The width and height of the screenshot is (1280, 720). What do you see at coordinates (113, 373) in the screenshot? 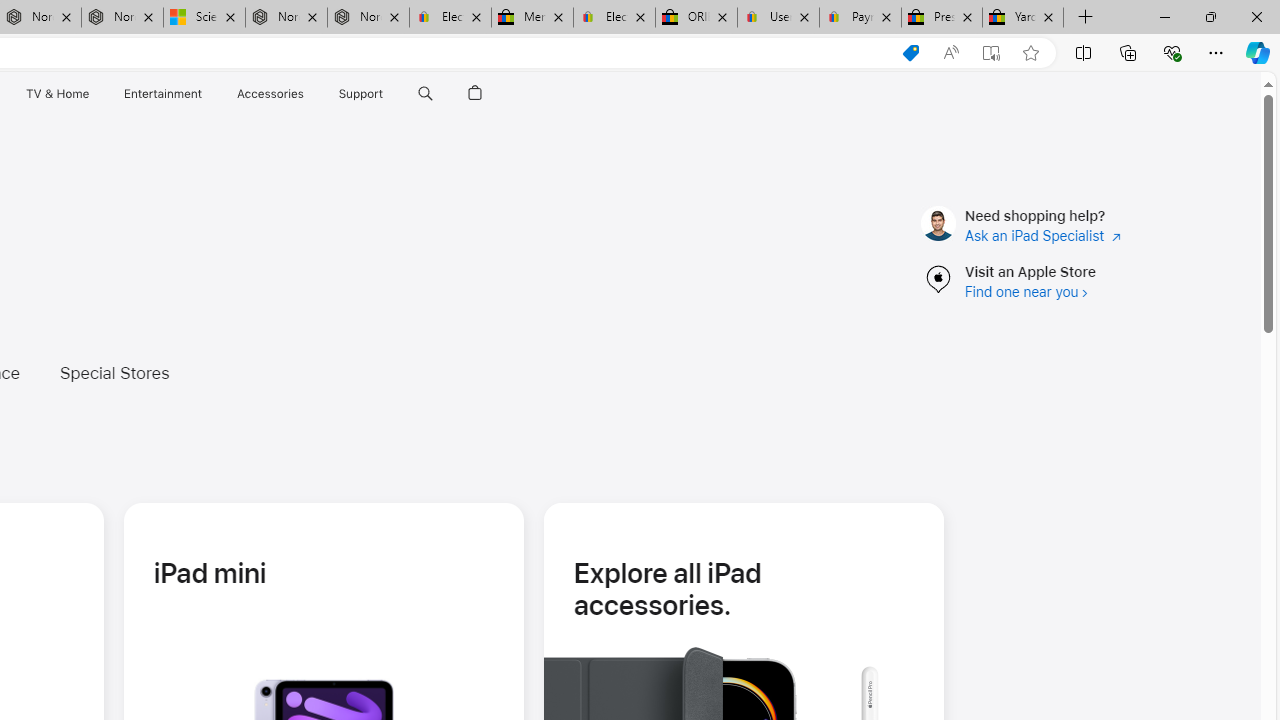
I see `'Special Stores'` at bounding box center [113, 373].